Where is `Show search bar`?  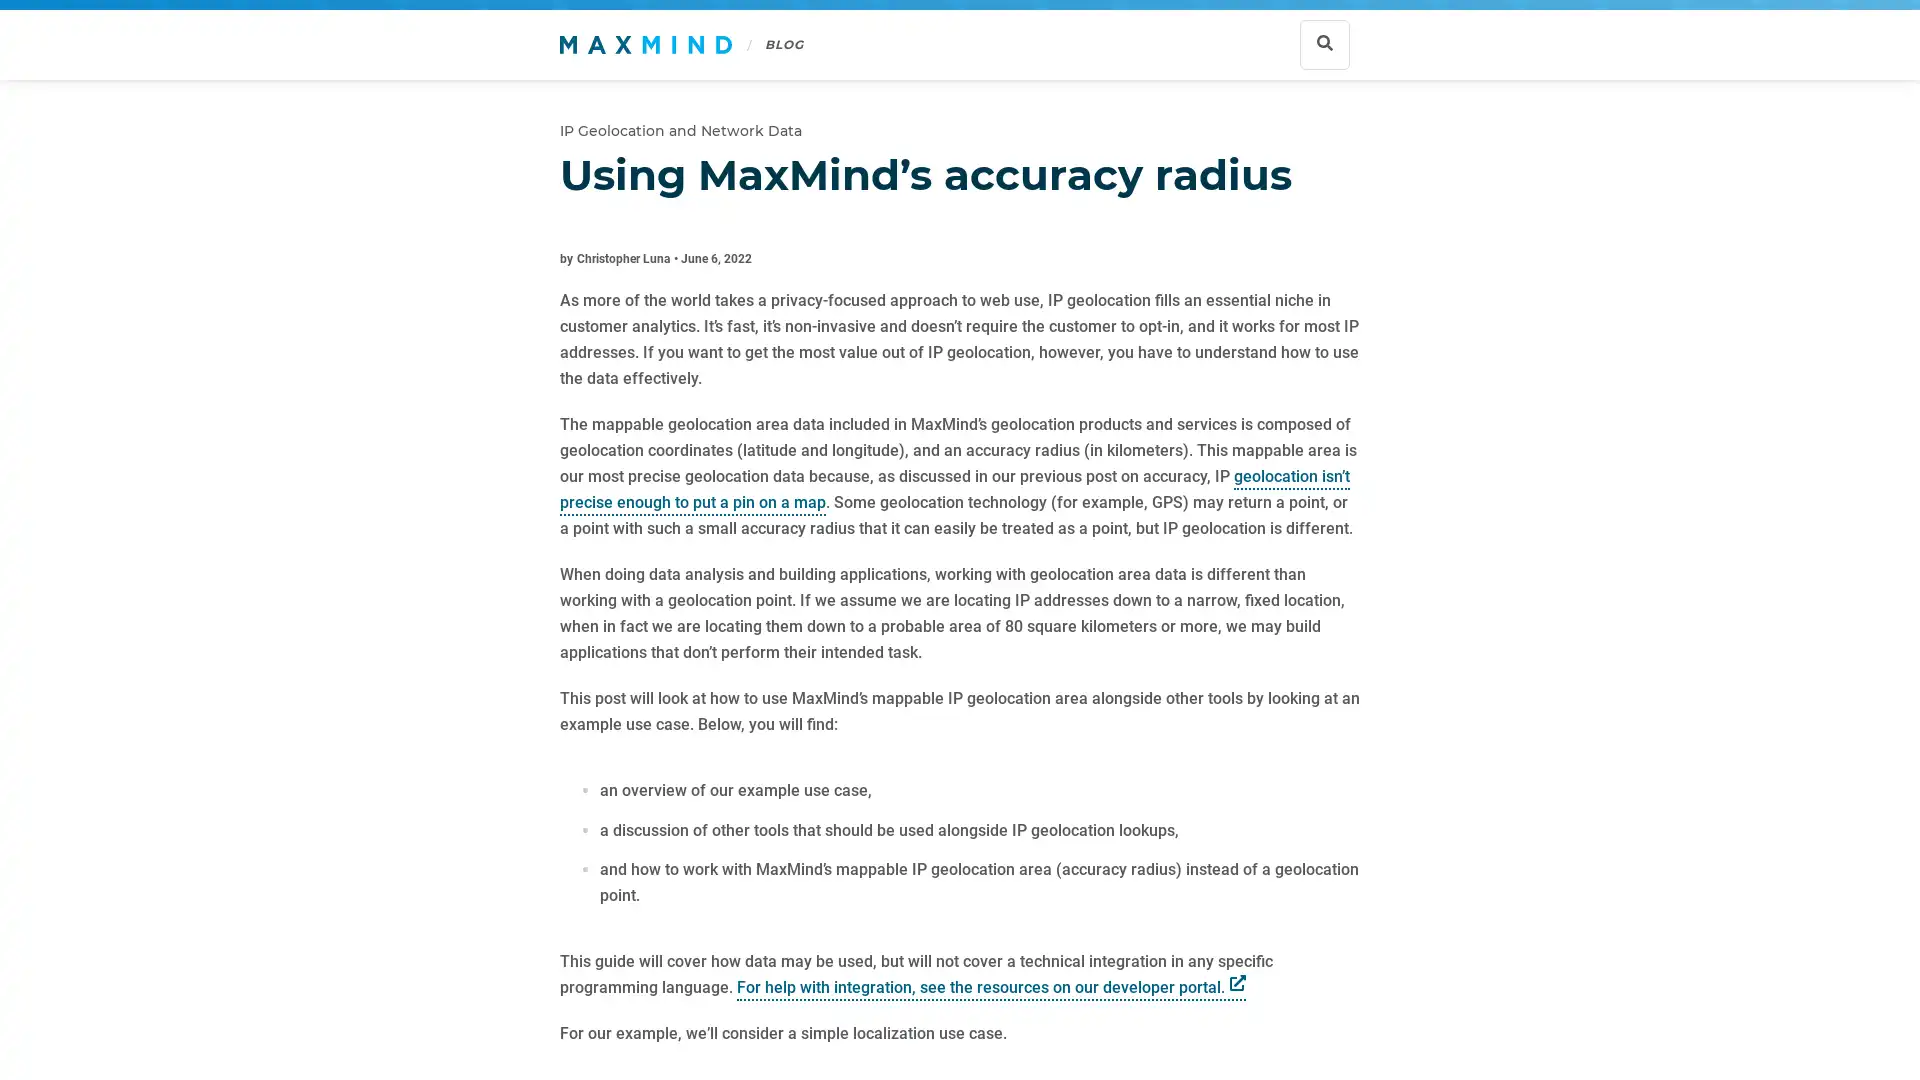 Show search bar is located at coordinates (1324, 45).